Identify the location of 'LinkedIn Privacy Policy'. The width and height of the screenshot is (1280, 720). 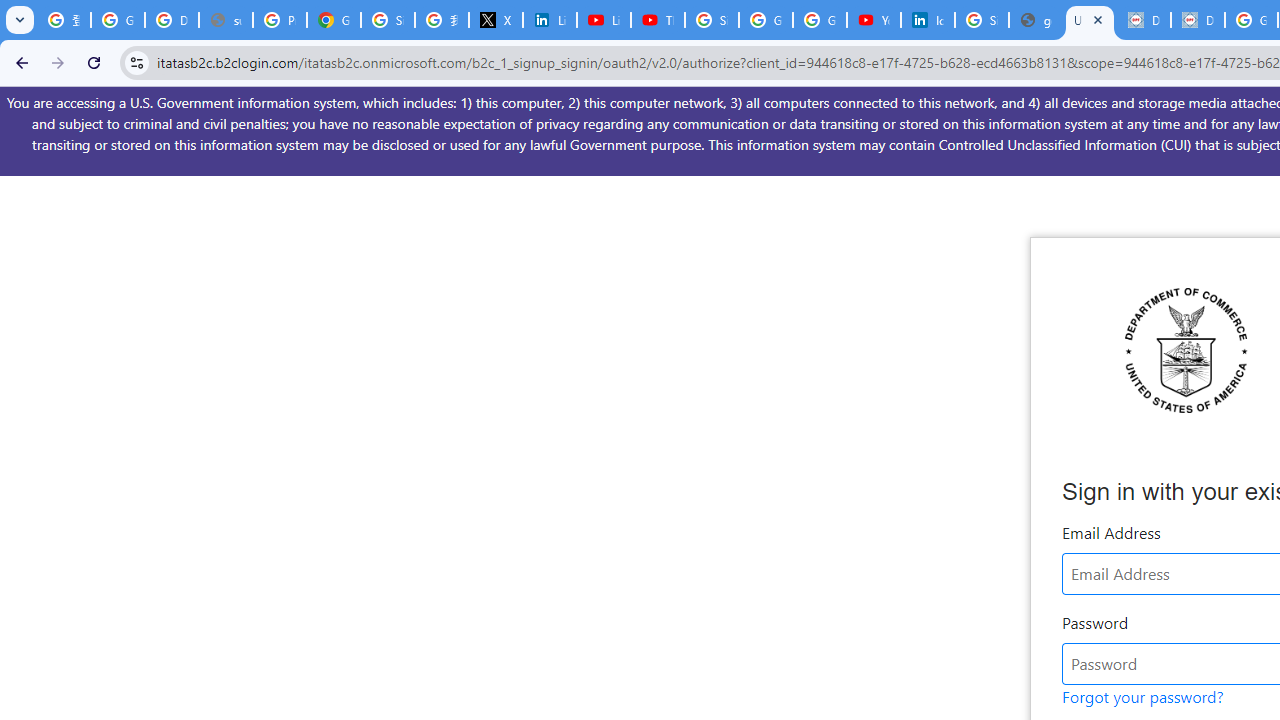
(550, 20).